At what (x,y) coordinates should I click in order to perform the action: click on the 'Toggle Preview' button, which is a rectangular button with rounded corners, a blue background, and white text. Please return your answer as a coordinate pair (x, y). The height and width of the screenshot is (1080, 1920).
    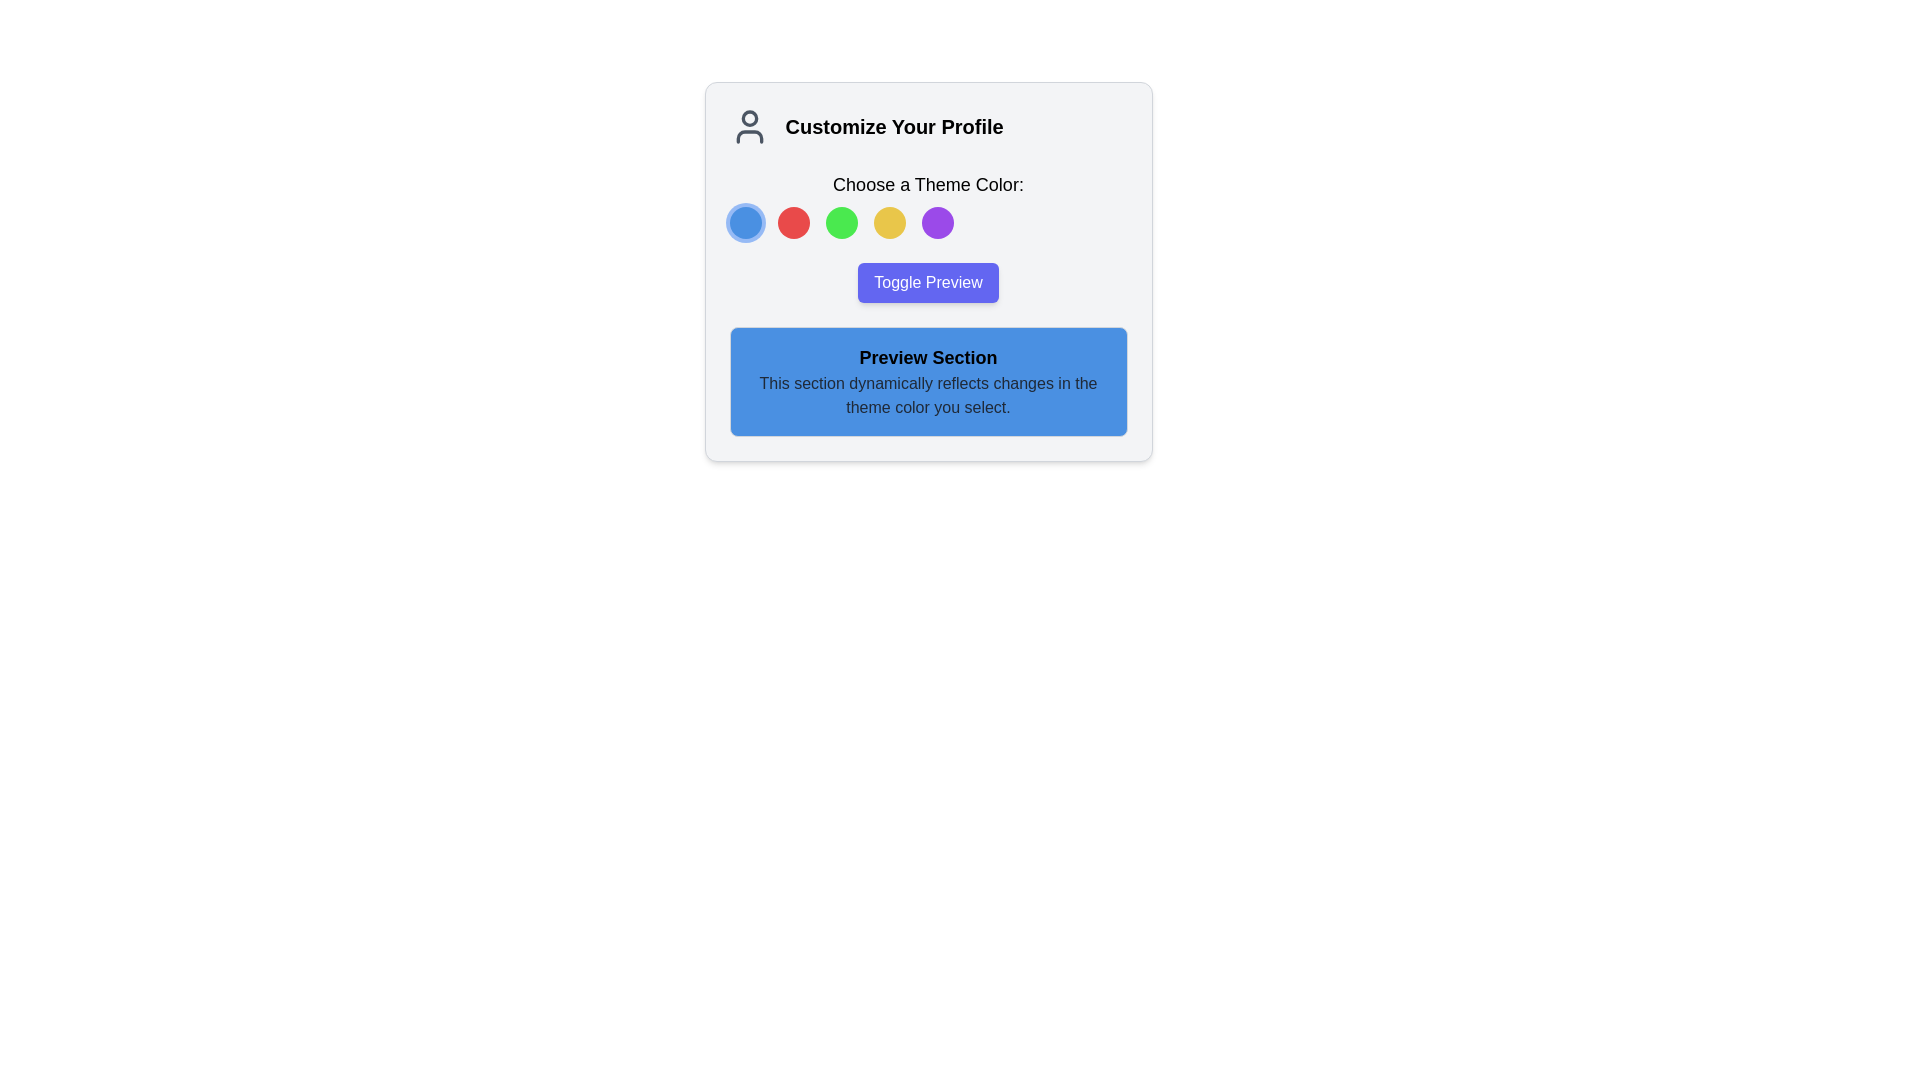
    Looking at the image, I should click on (927, 282).